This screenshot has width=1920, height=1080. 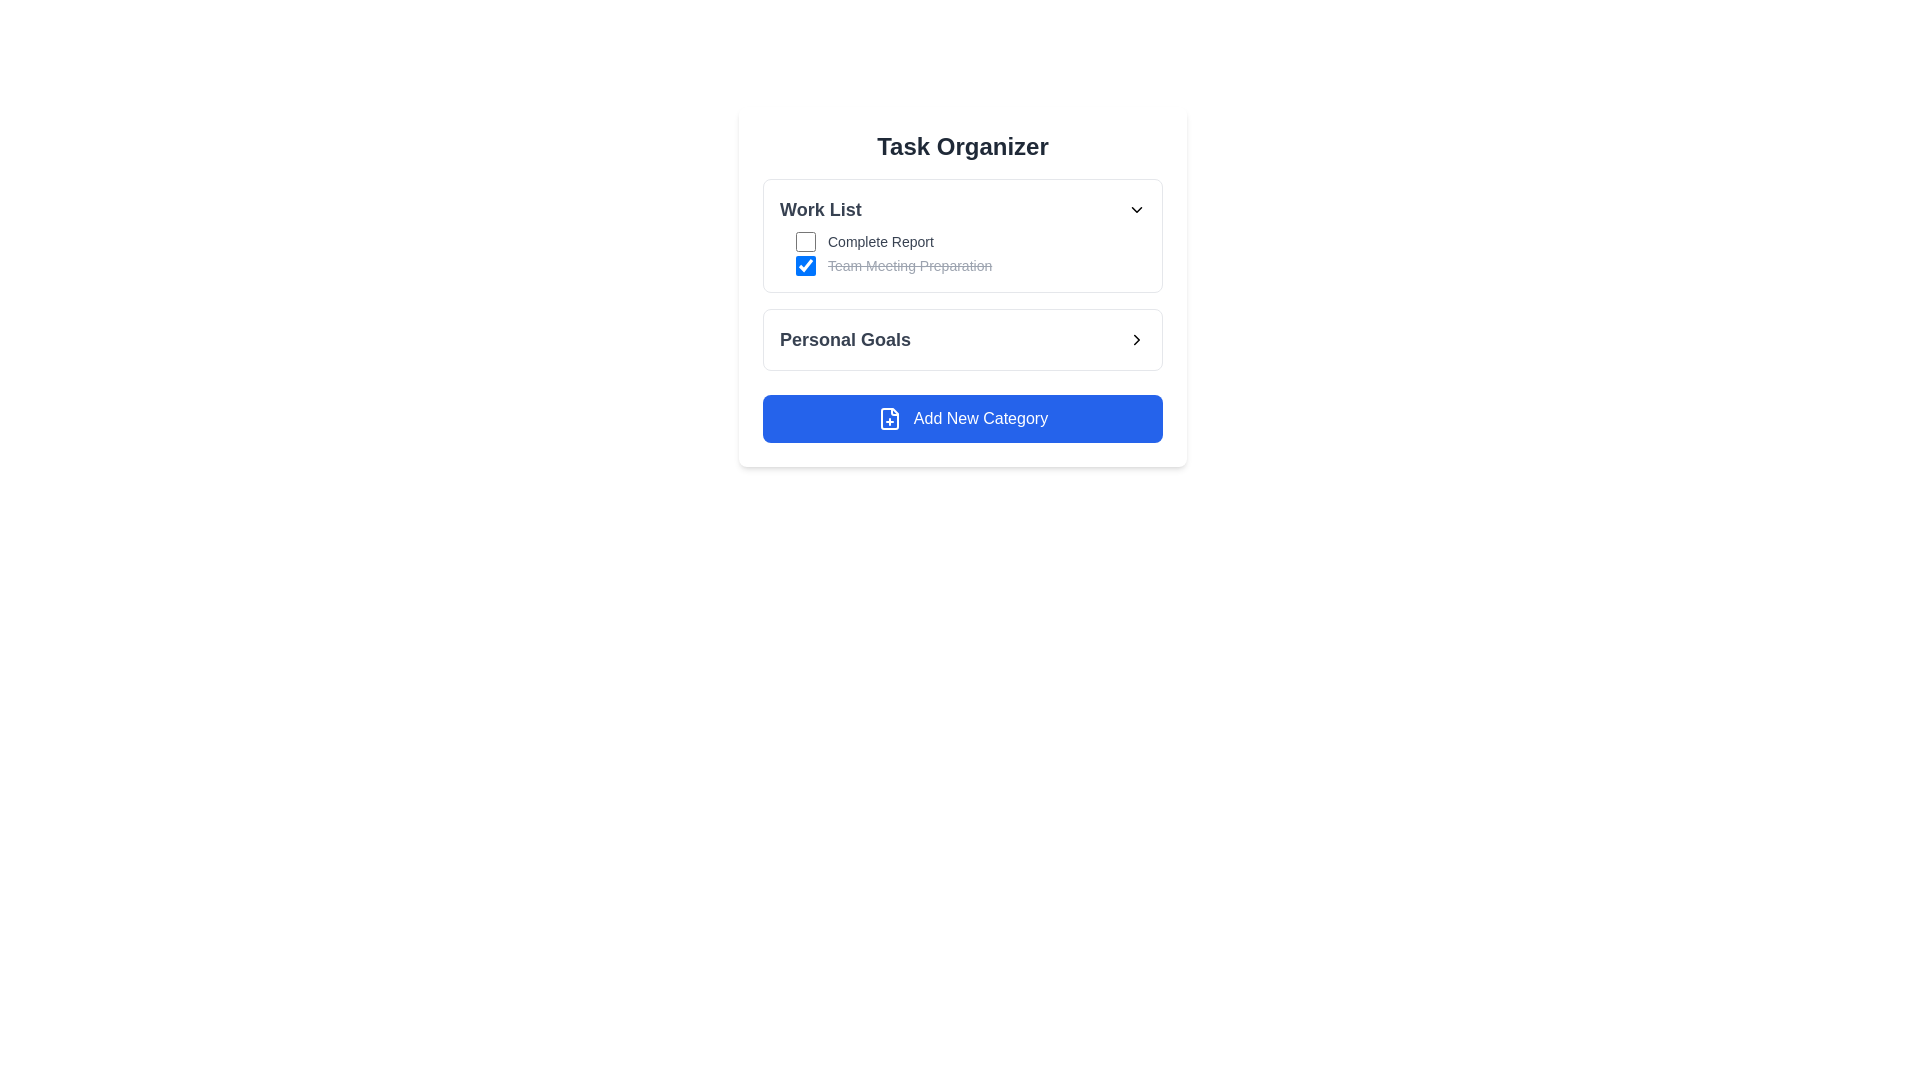 I want to click on the text label 'Complete Report', which is styled with a small font size and gray color, located inside the 'Work List' box under 'Task Organizer' and positioned to the right of a checkbox, so click(x=880, y=241).